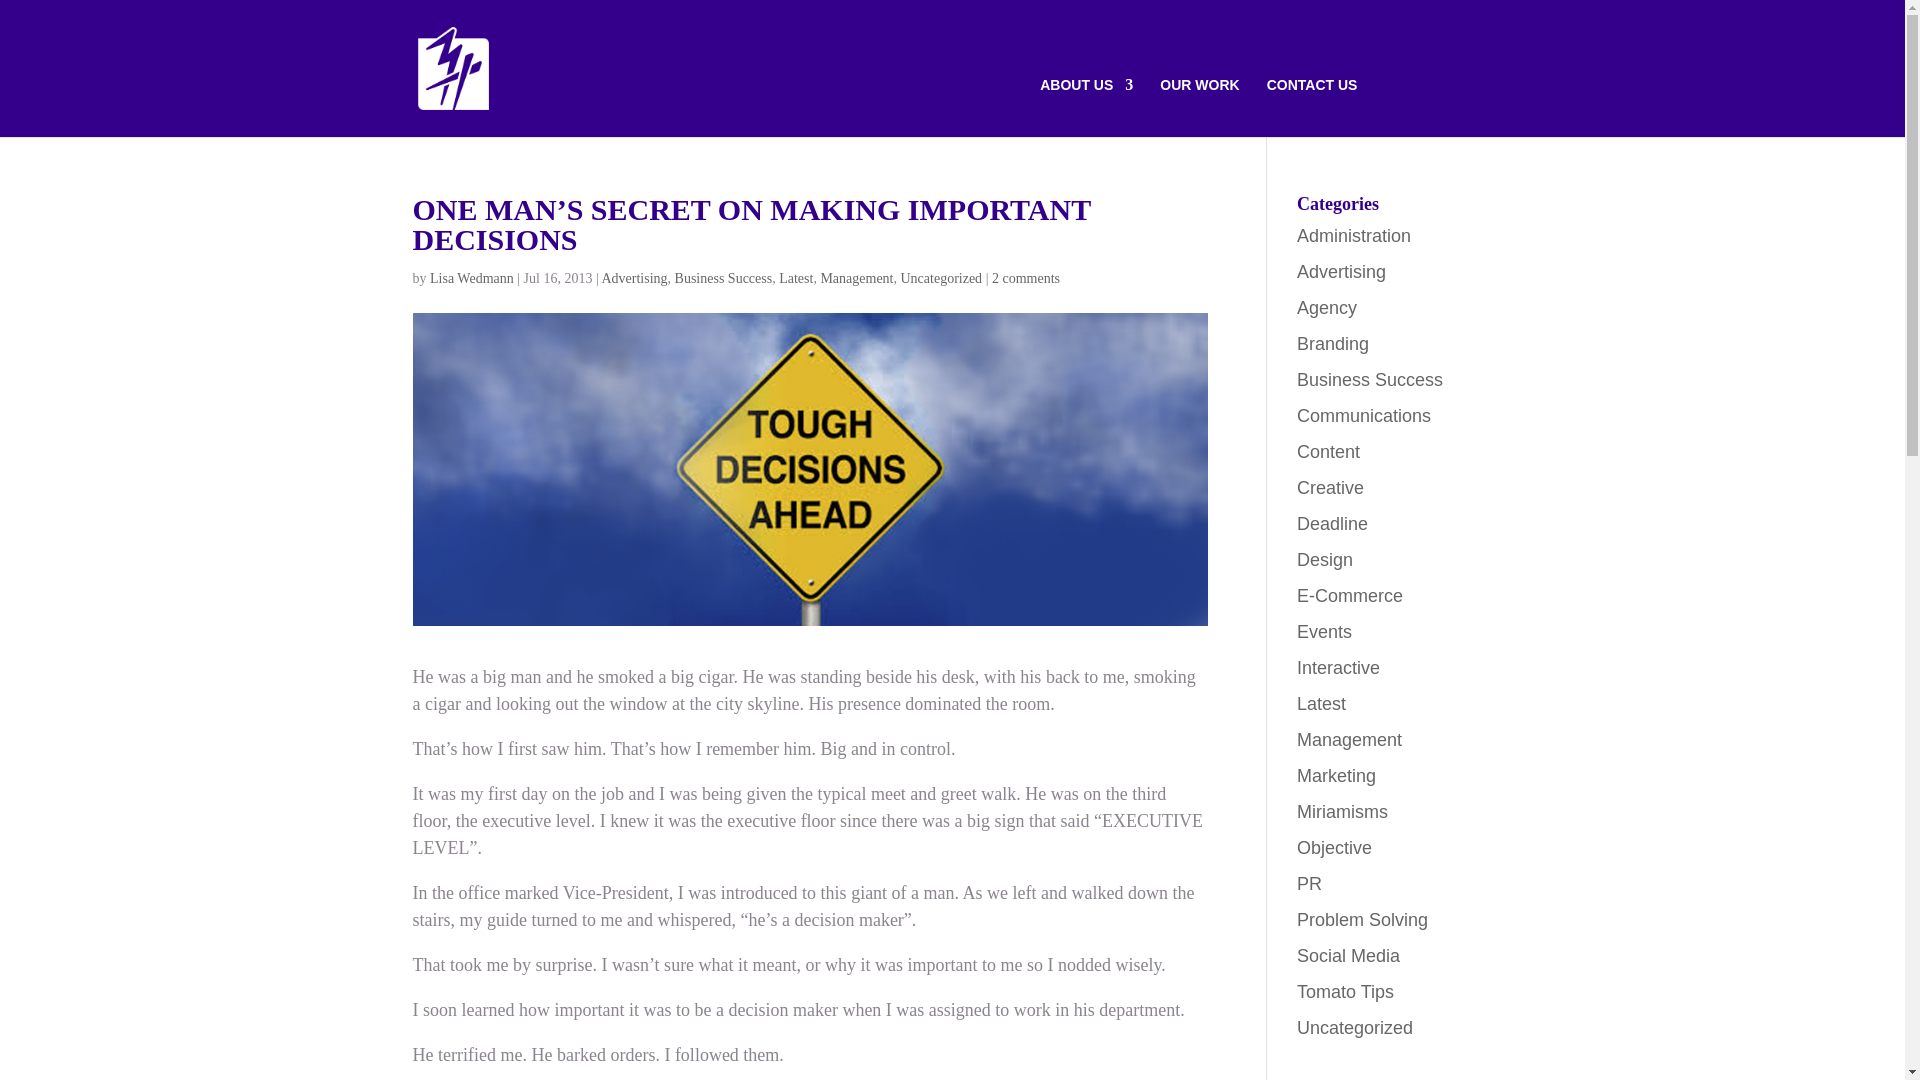 Image resolution: width=1920 pixels, height=1080 pixels. Describe the element at coordinates (1199, 107) in the screenshot. I see `'OUR WORK'` at that location.